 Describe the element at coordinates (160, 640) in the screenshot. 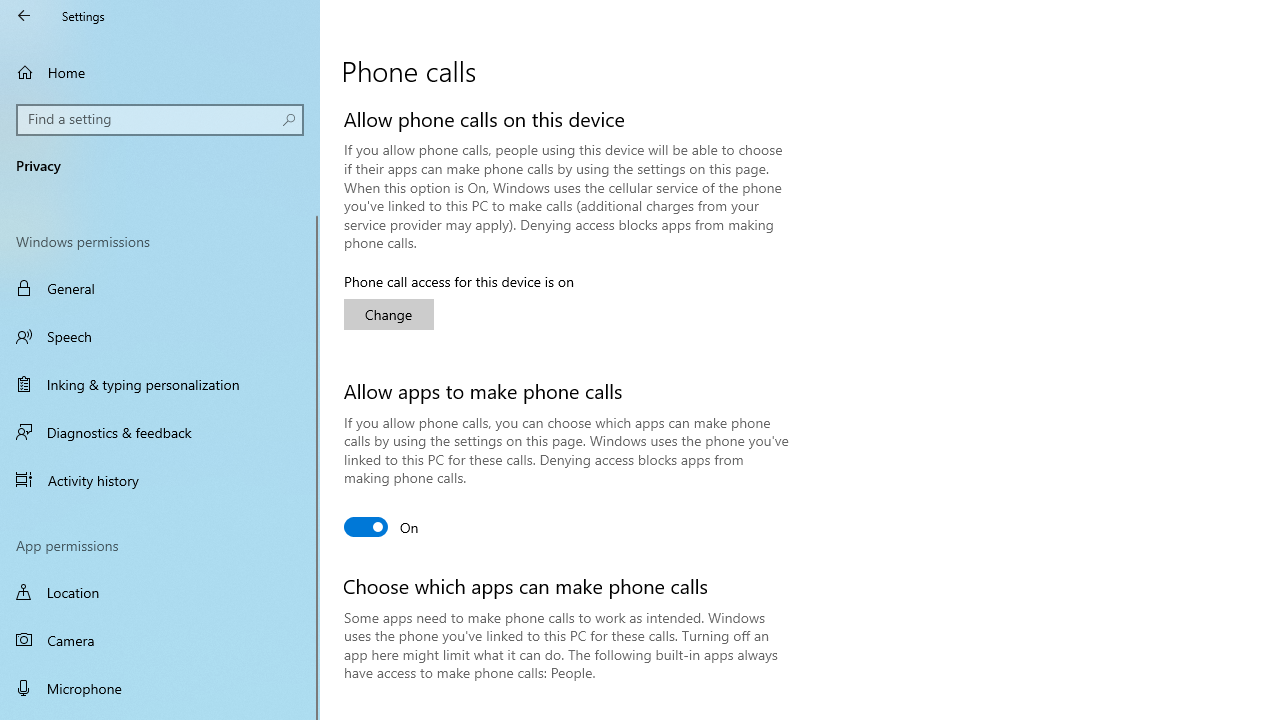

I see `'Camera'` at that location.